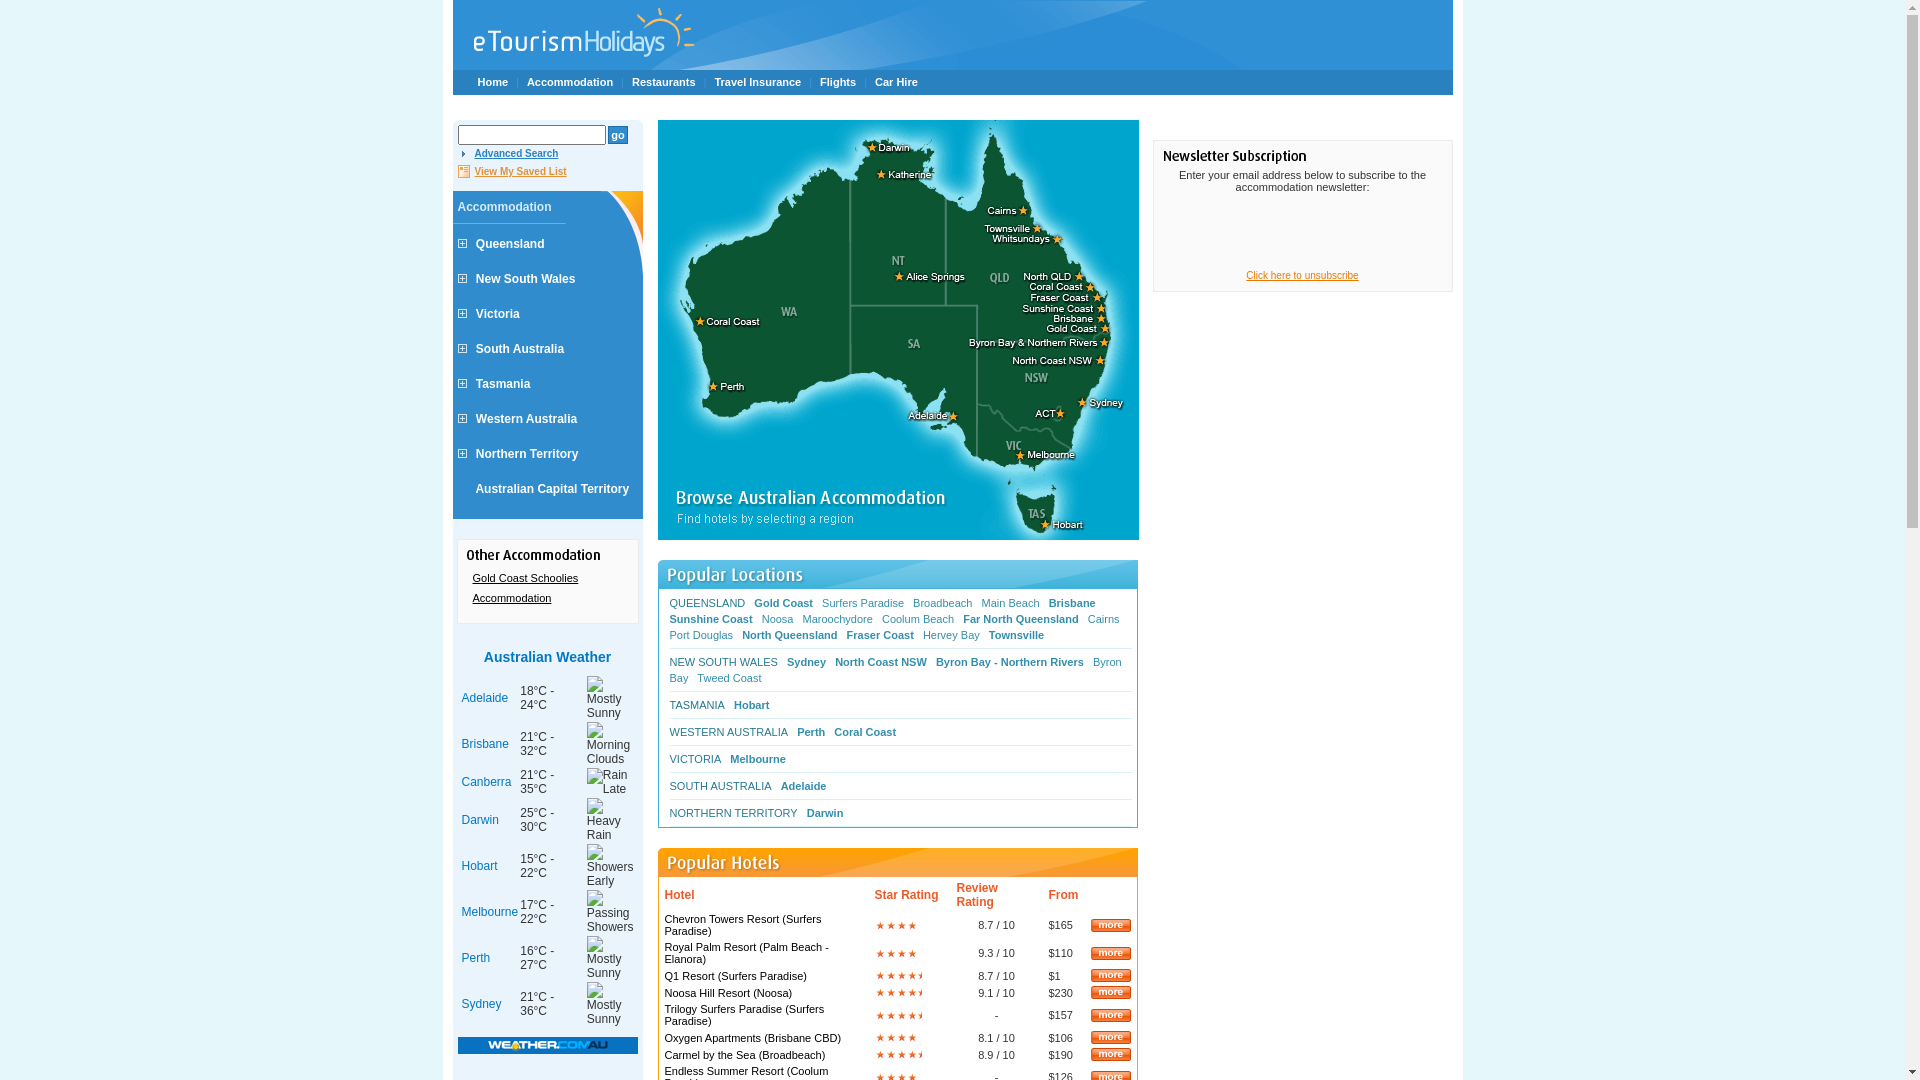  I want to click on 'Far North Queensland', so click(963, 617).